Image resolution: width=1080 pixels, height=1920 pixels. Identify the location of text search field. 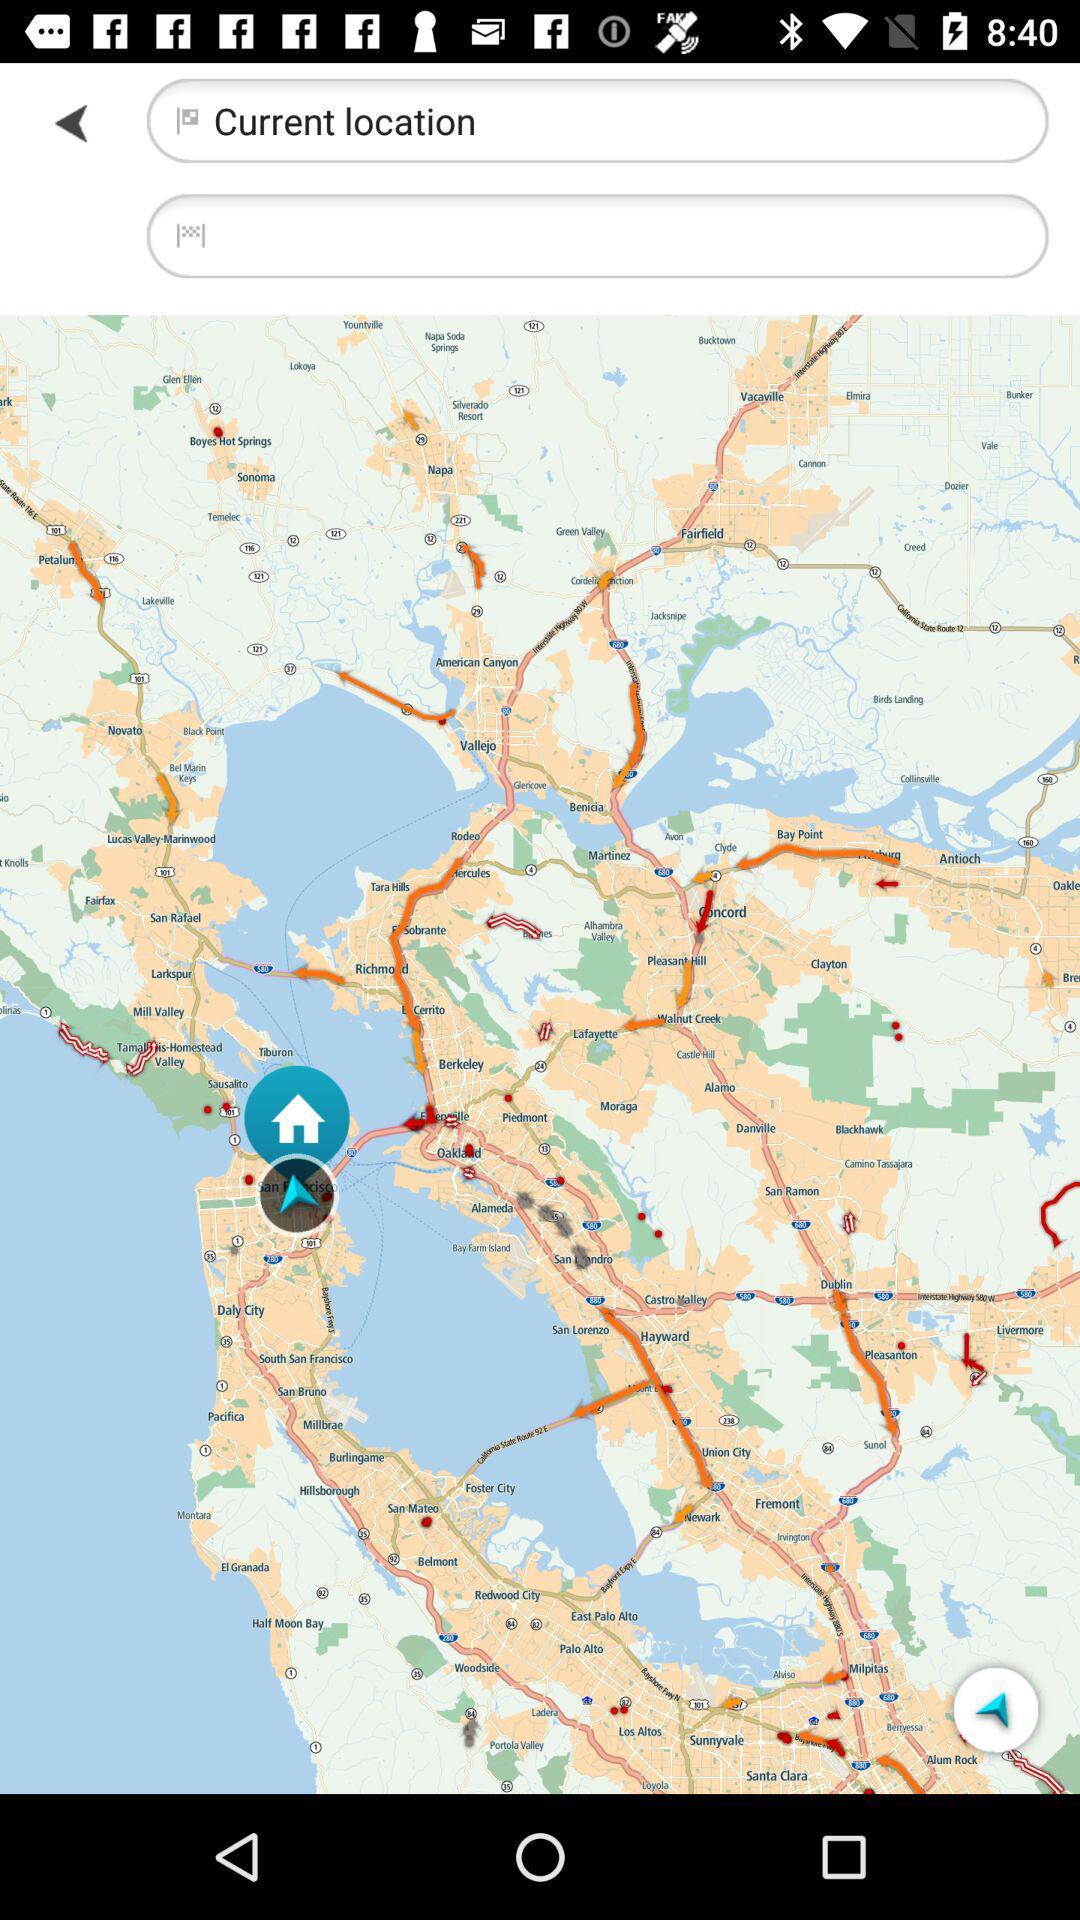
(596, 236).